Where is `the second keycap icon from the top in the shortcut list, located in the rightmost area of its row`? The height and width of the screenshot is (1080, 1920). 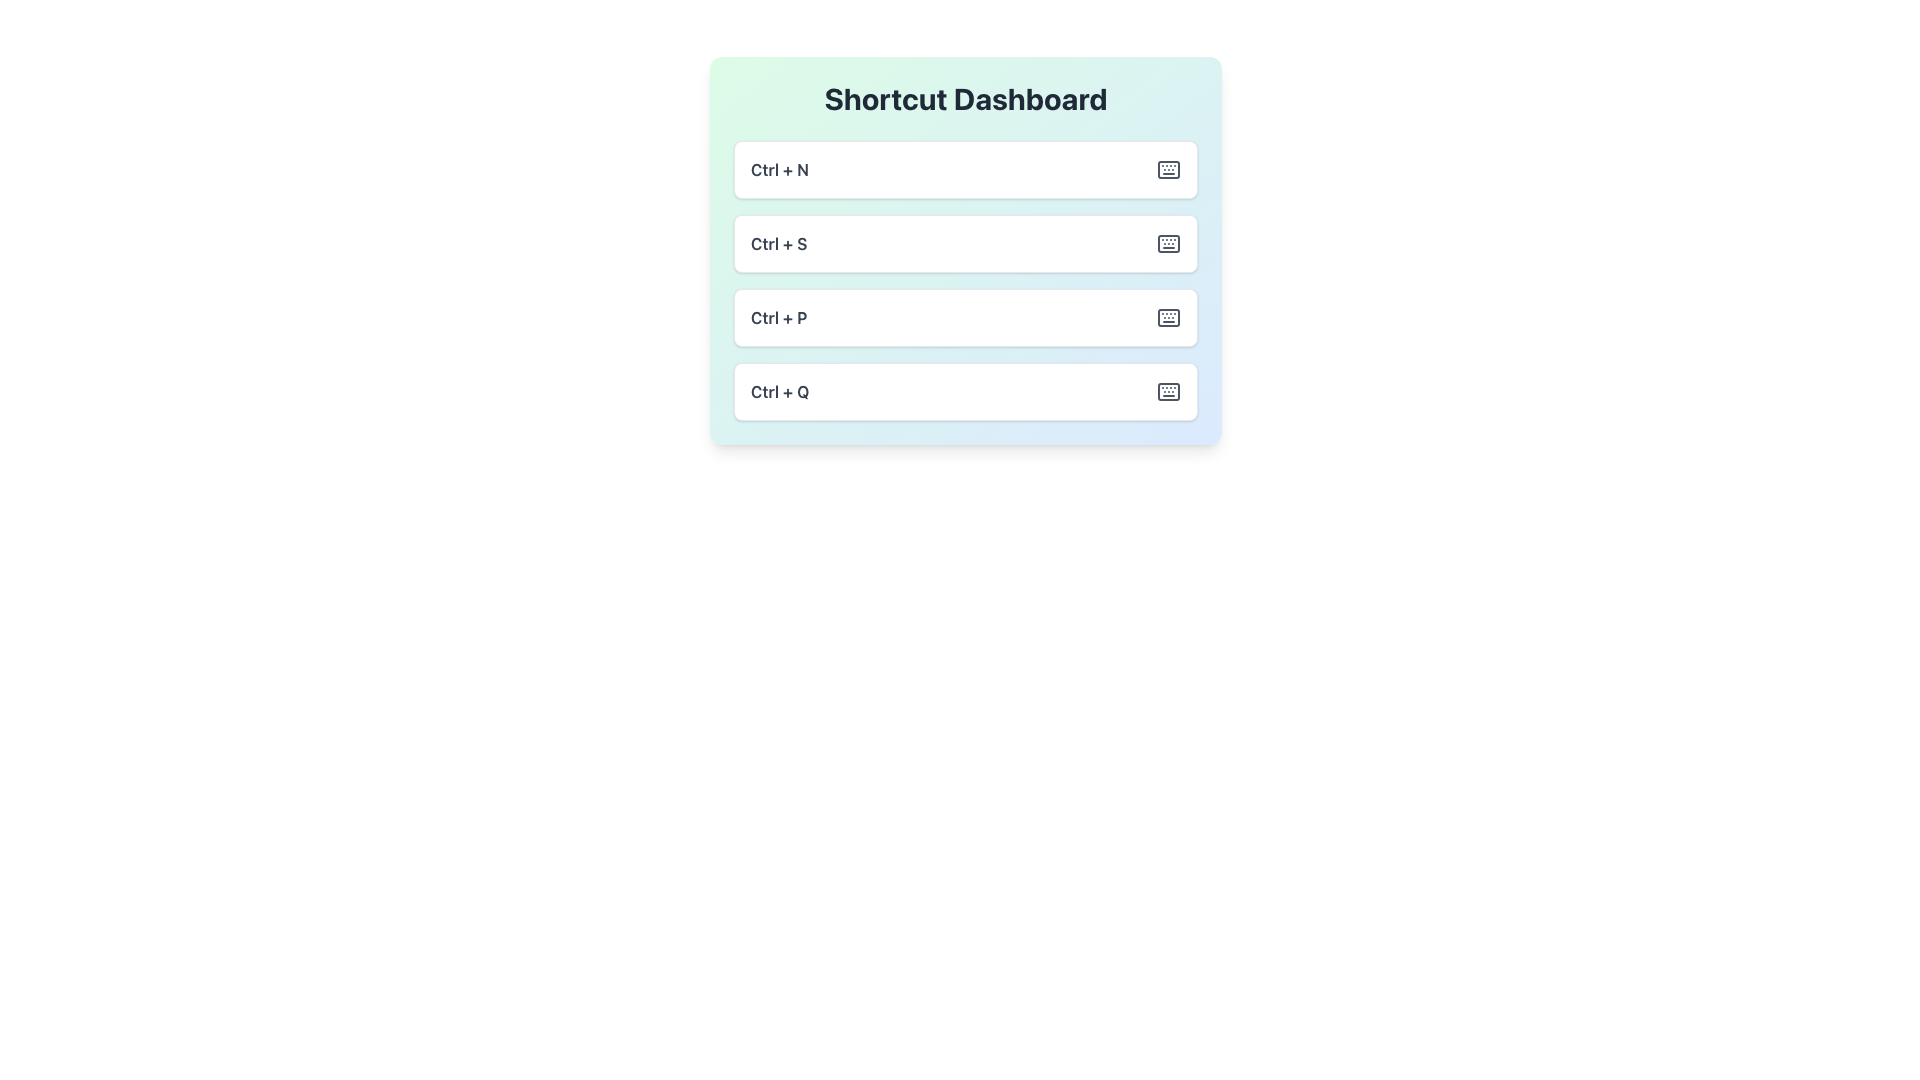
the second keycap icon from the top in the shortcut list, located in the rightmost area of its row is located at coordinates (1169, 242).